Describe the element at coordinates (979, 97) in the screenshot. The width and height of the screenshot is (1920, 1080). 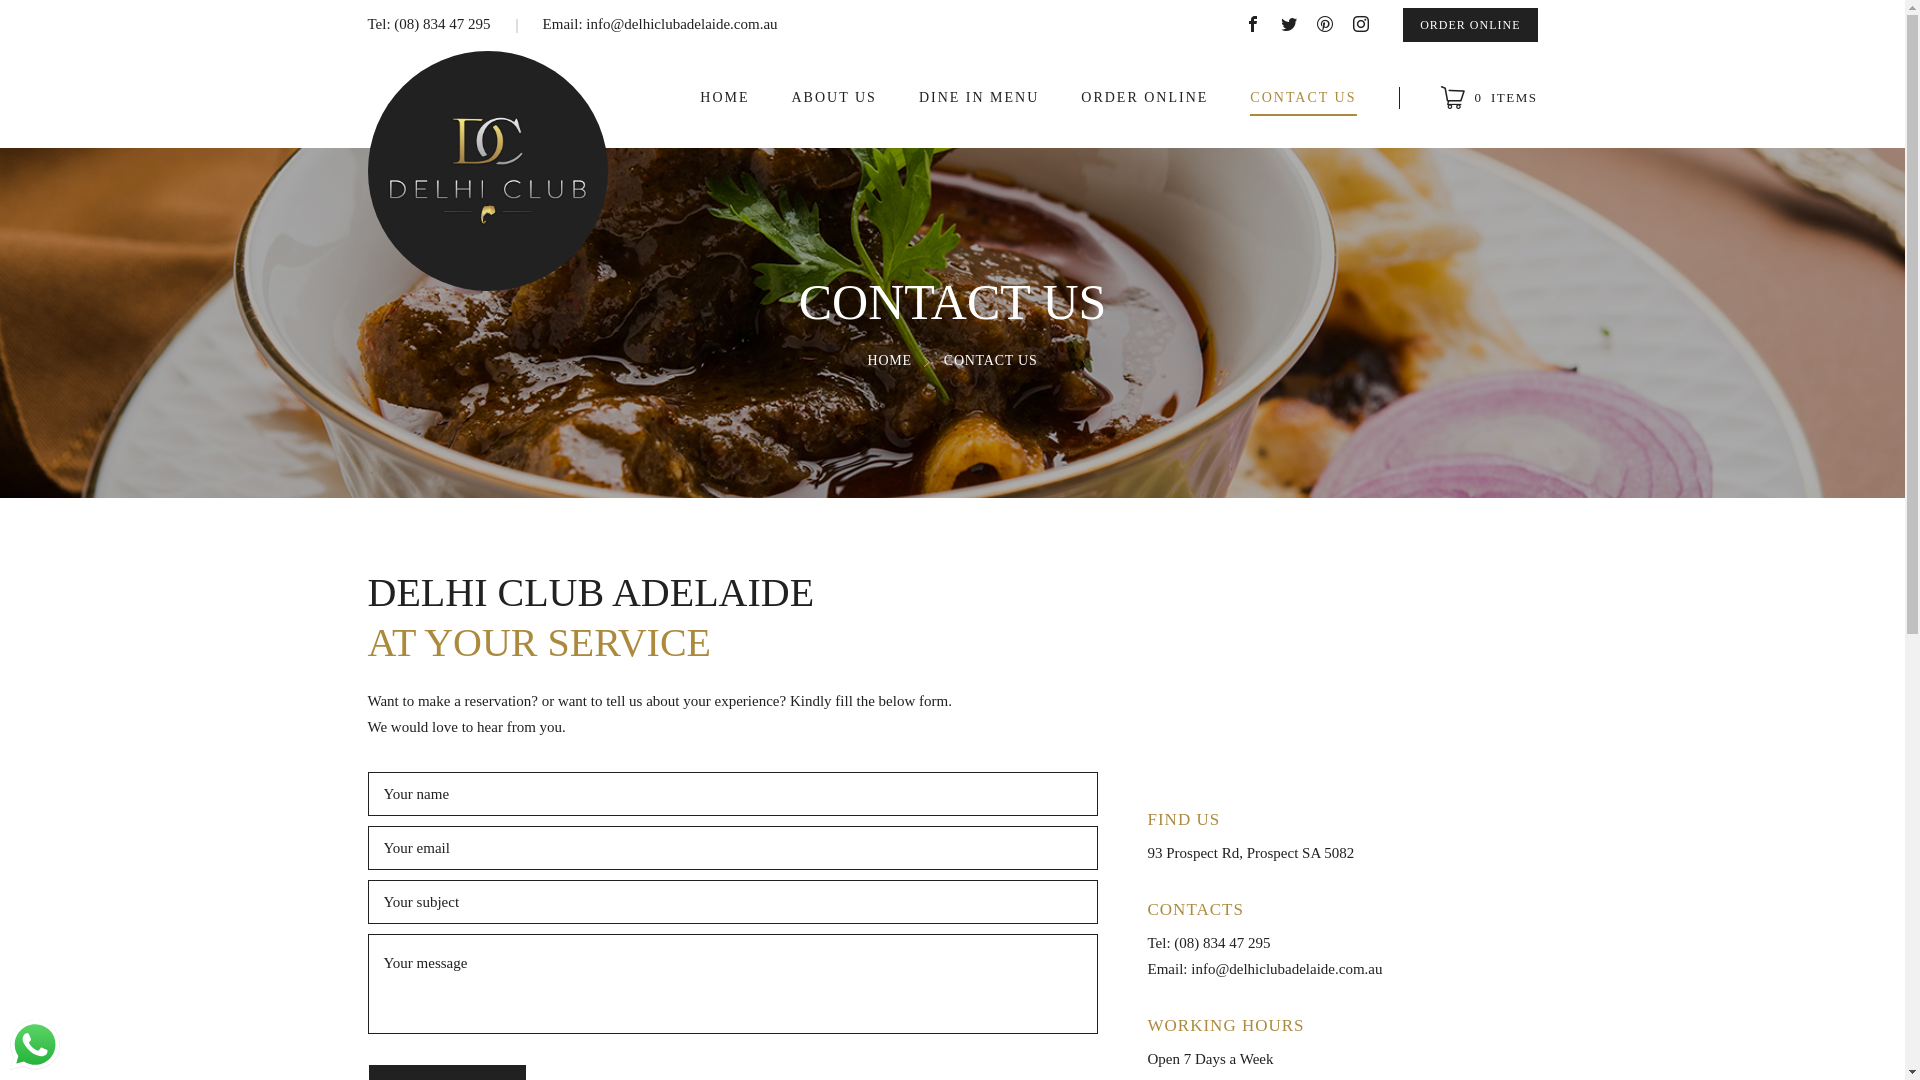
I see `'DINE IN MENU'` at that location.